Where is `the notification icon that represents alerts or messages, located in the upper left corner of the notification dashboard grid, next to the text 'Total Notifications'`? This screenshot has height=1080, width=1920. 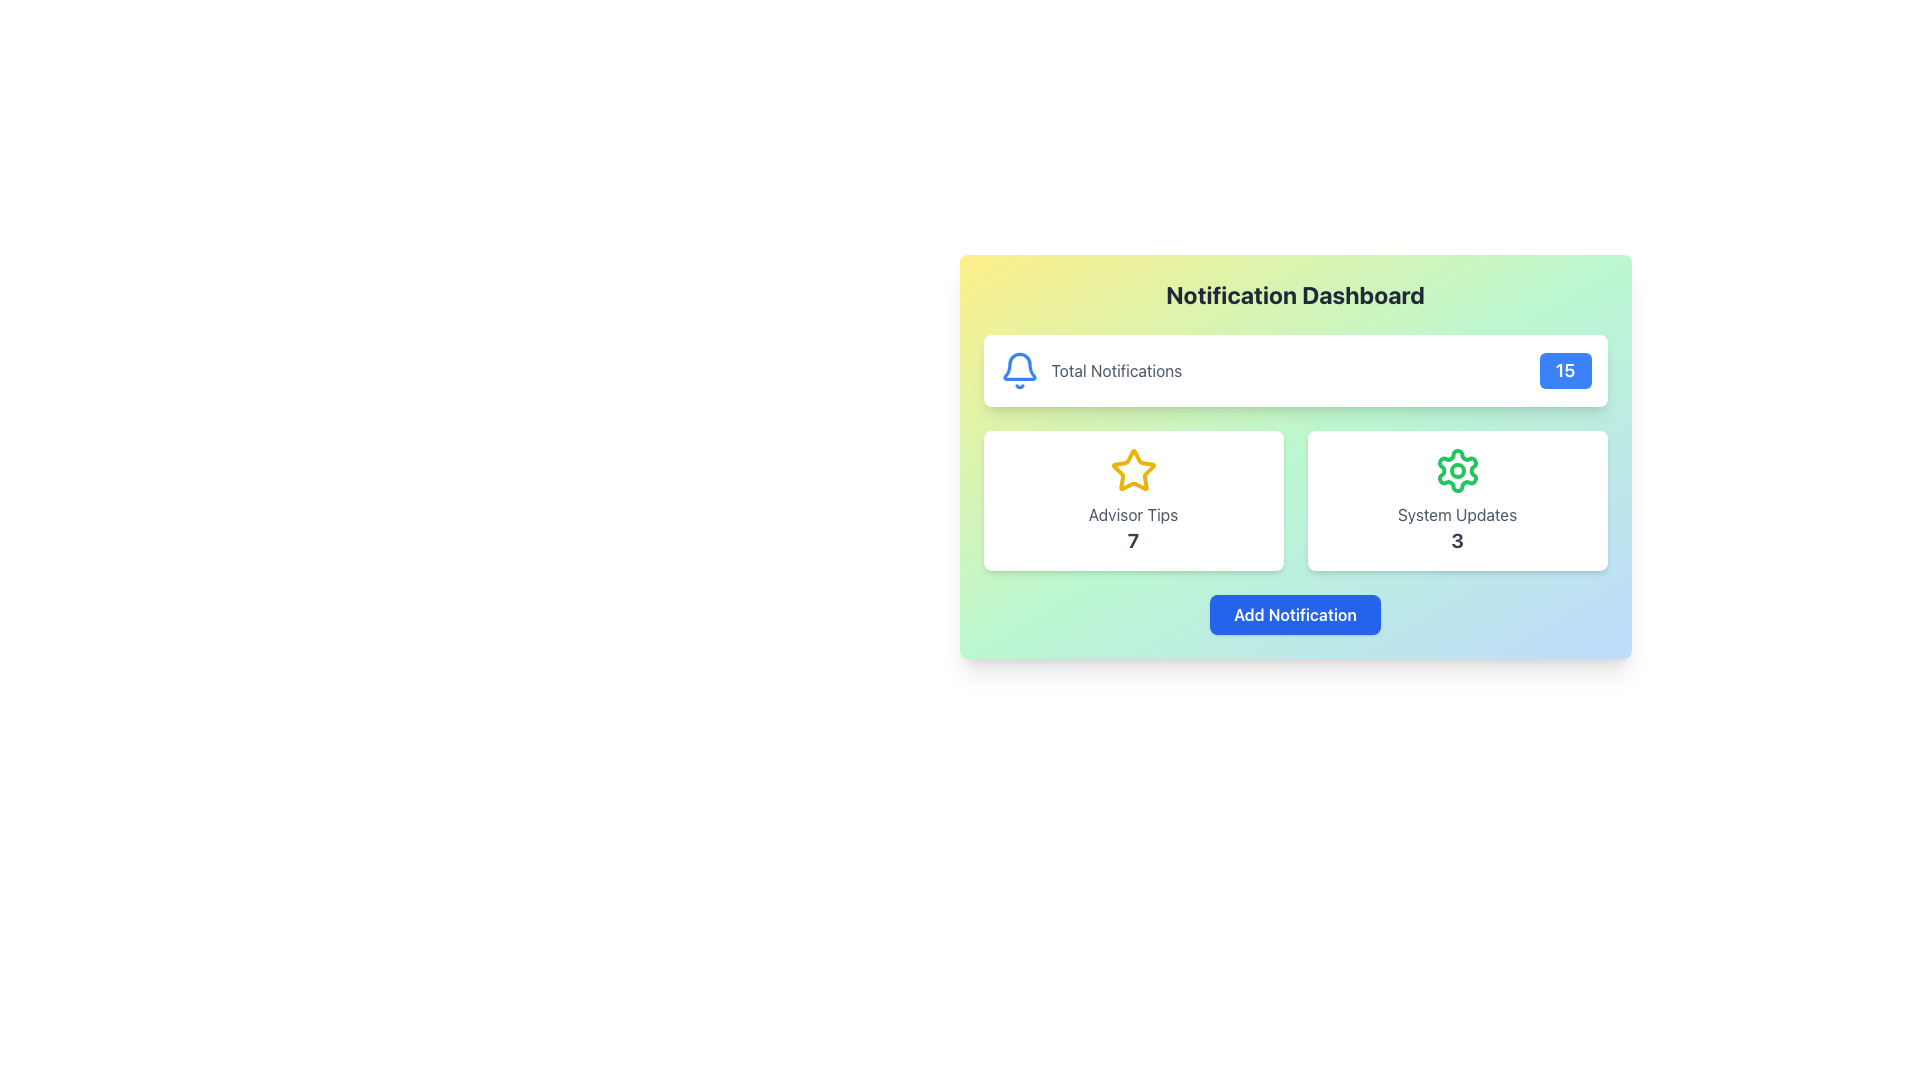
the notification icon that represents alerts or messages, located in the upper left corner of the notification dashboard grid, next to the text 'Total Notifications' is located at coordinates (1019, 370).